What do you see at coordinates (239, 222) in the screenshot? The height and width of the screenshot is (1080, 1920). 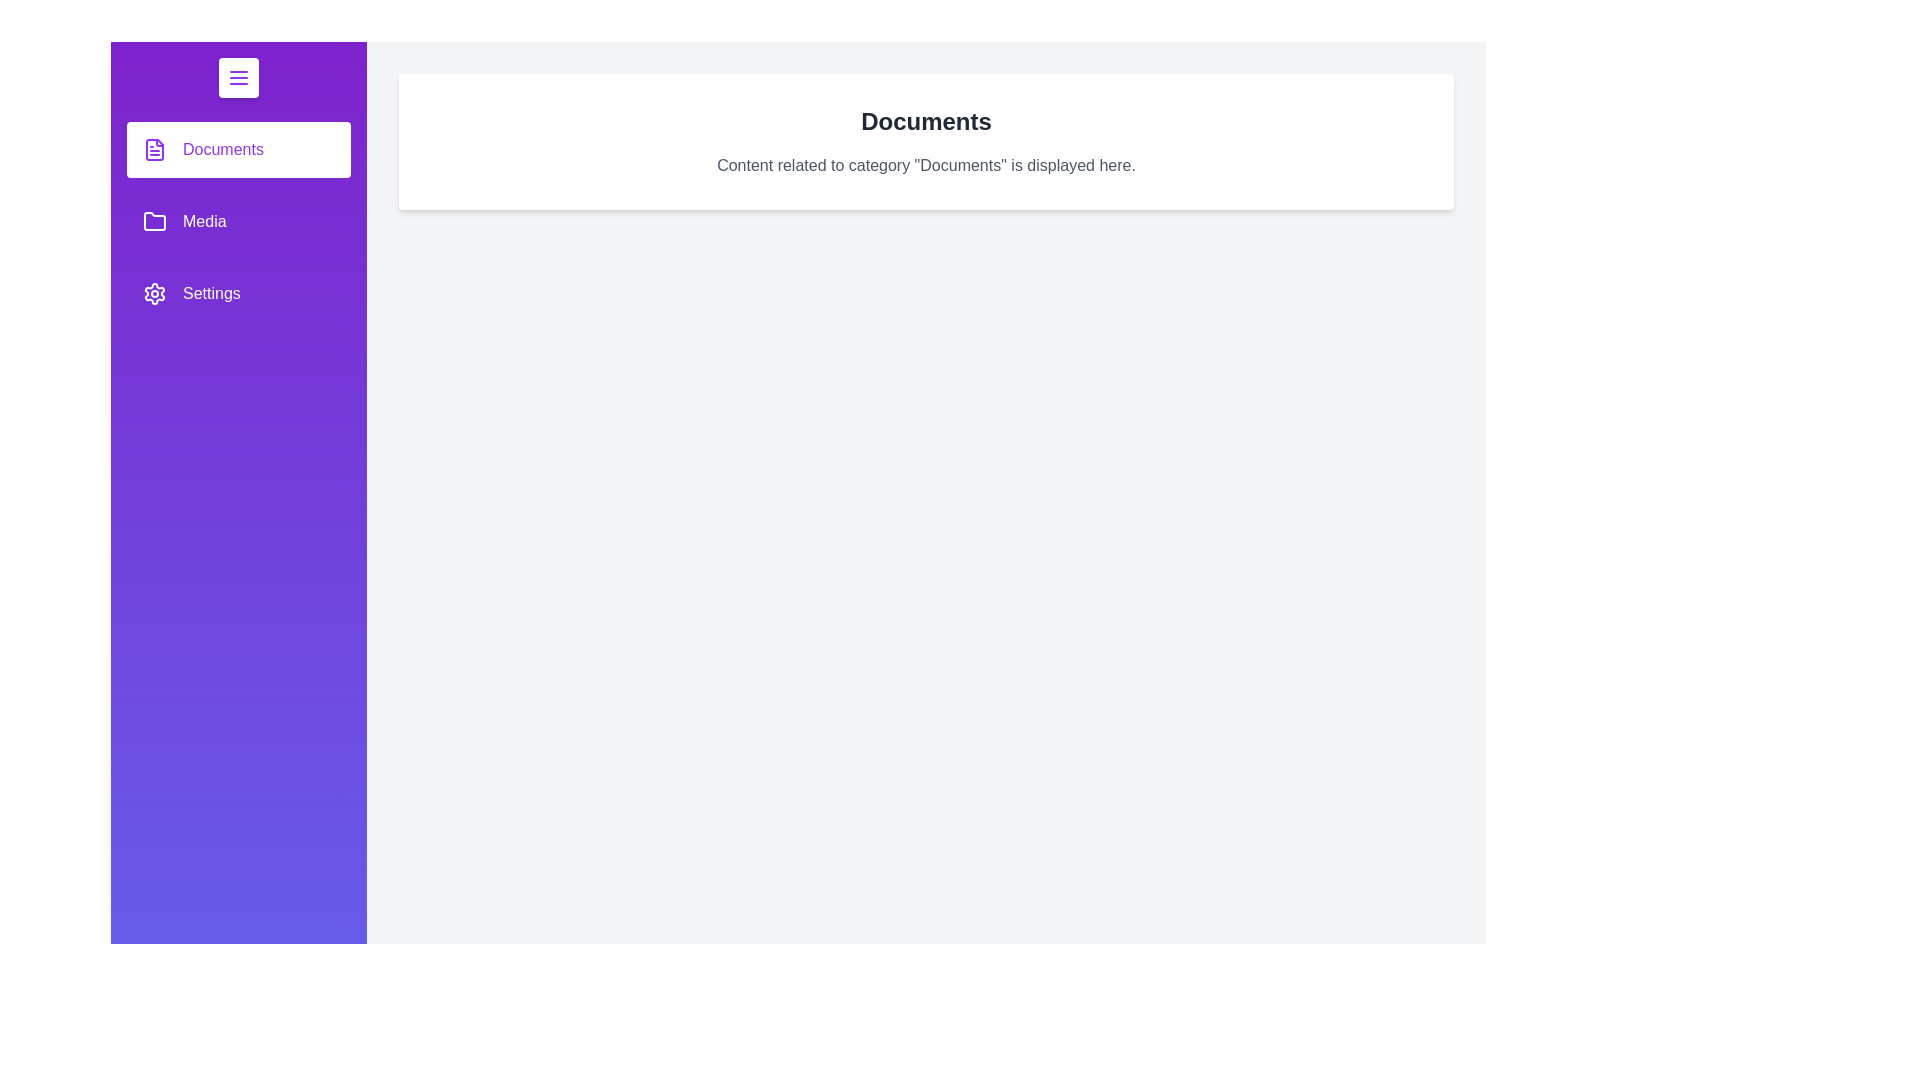 I see `the category Media from the list` at bounding box center [239, 222].